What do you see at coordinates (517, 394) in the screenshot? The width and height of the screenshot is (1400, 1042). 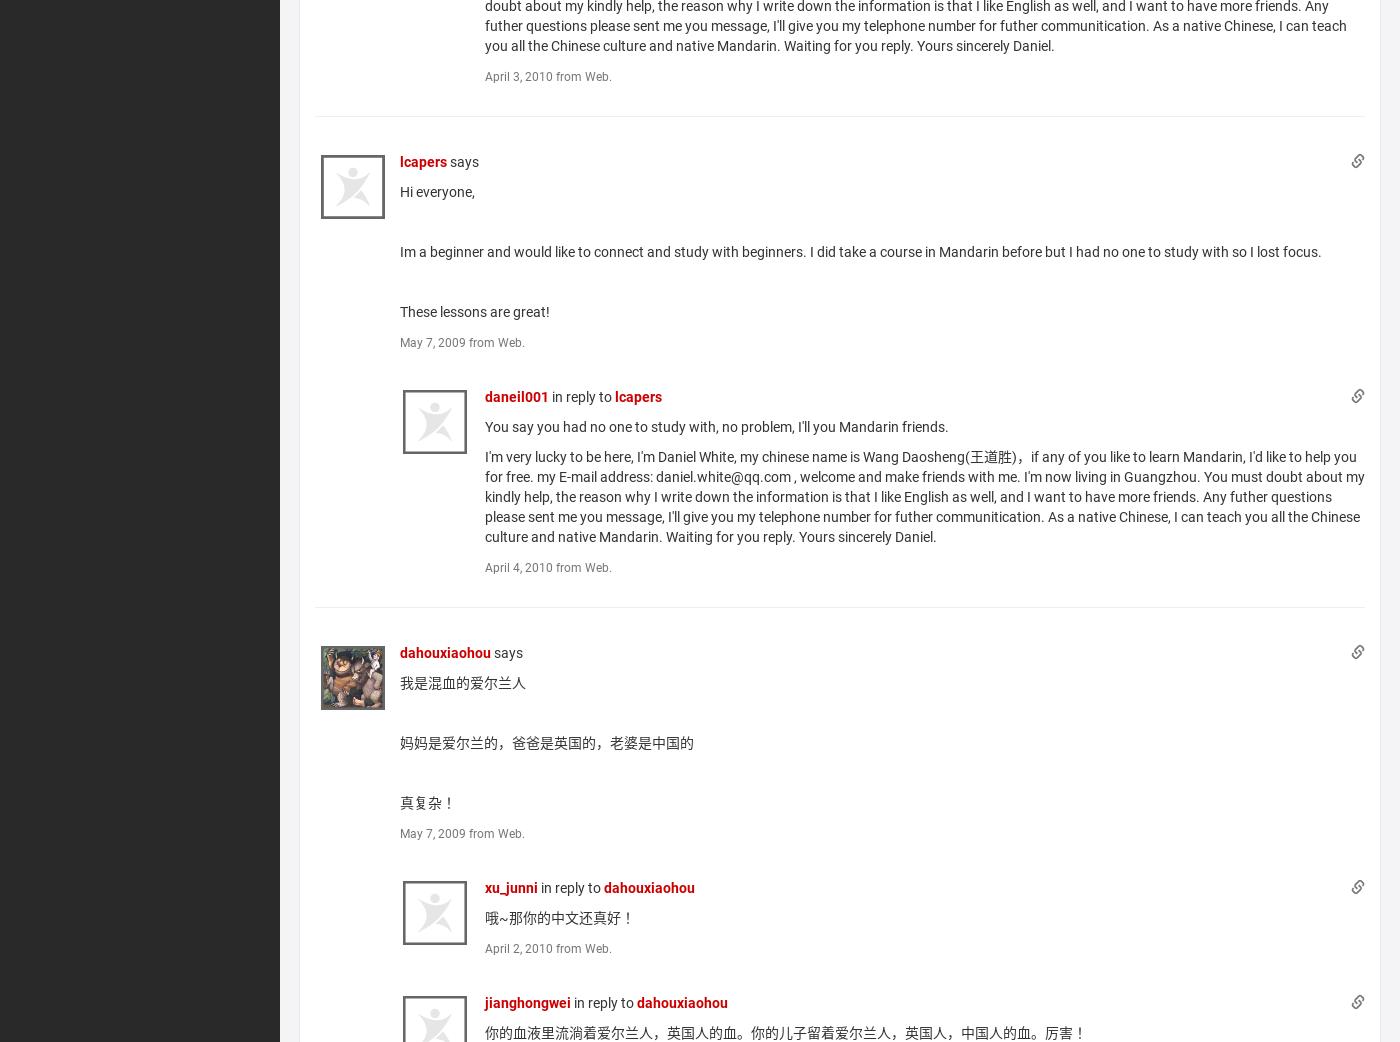 I see `'daneil001'` at bounding box center [517, 394].